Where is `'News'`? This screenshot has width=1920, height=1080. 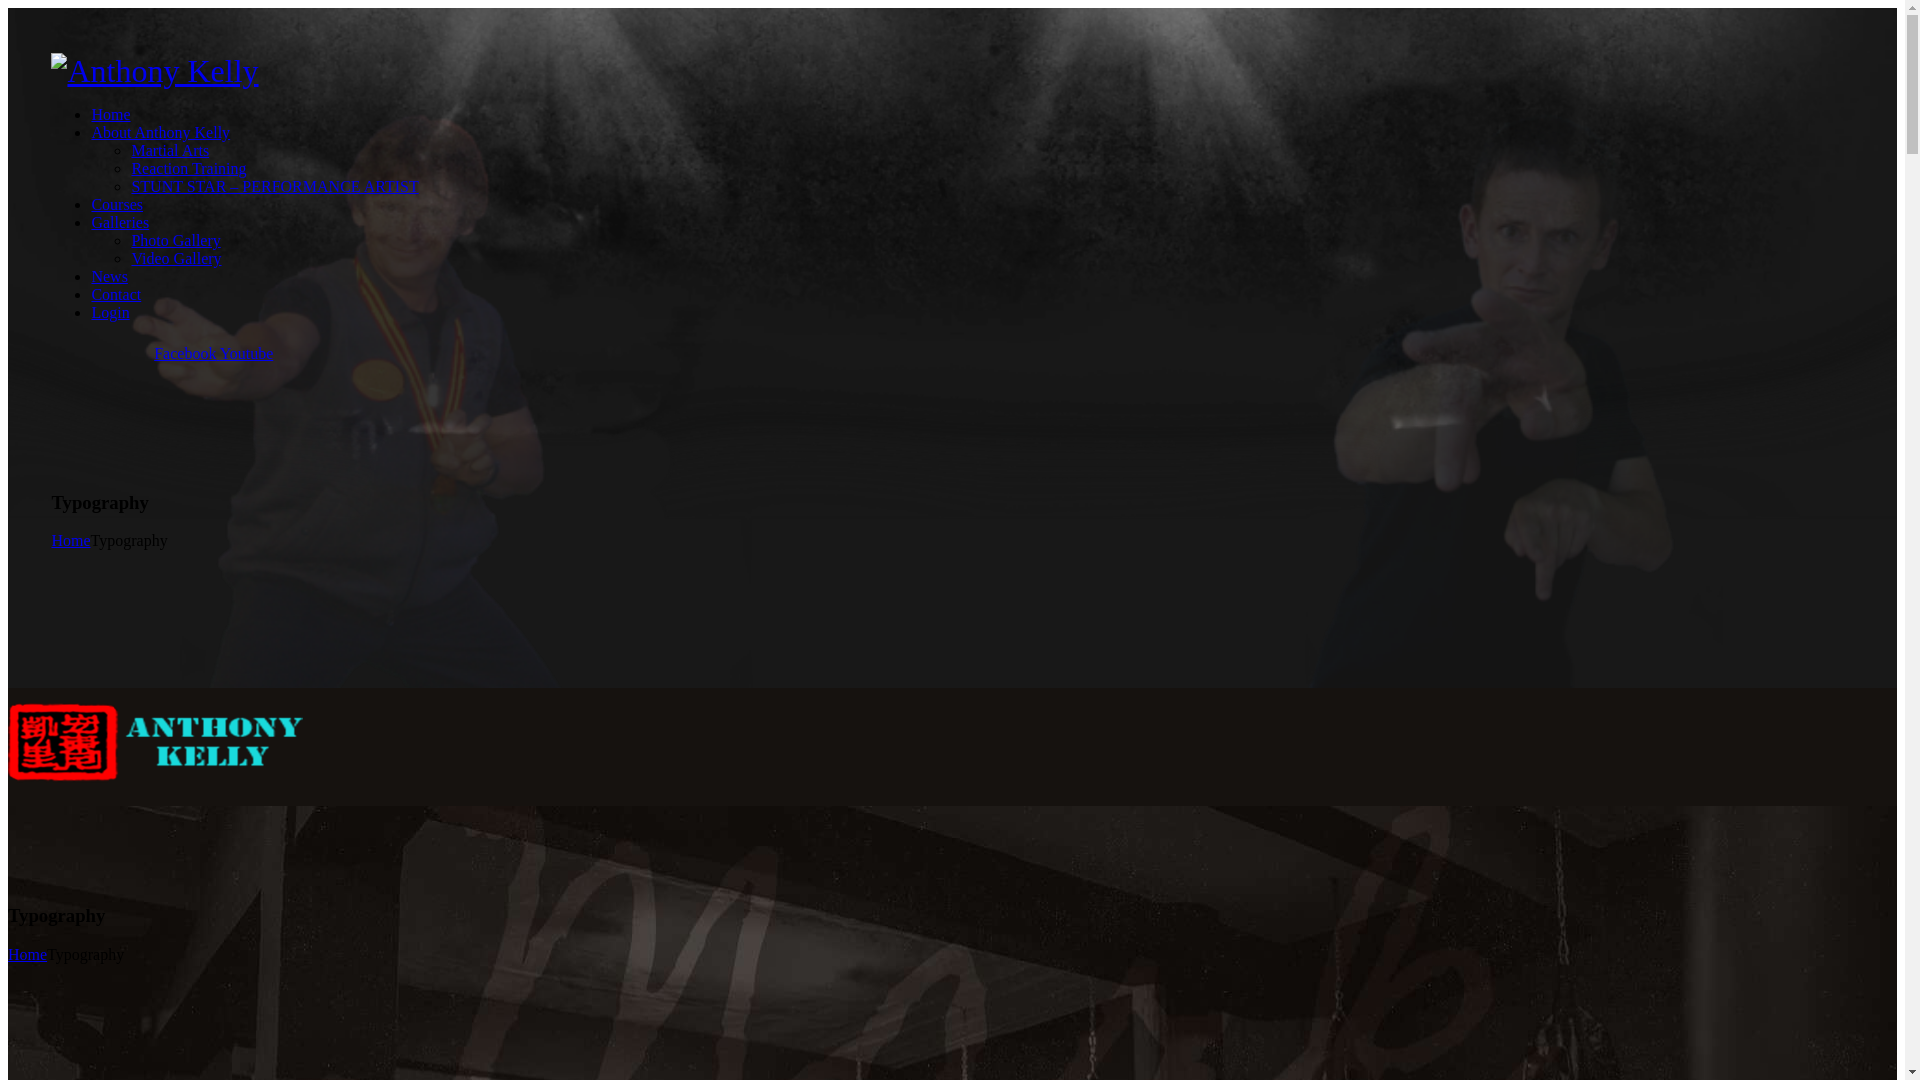
'News' is located at coordinates (108, 276).